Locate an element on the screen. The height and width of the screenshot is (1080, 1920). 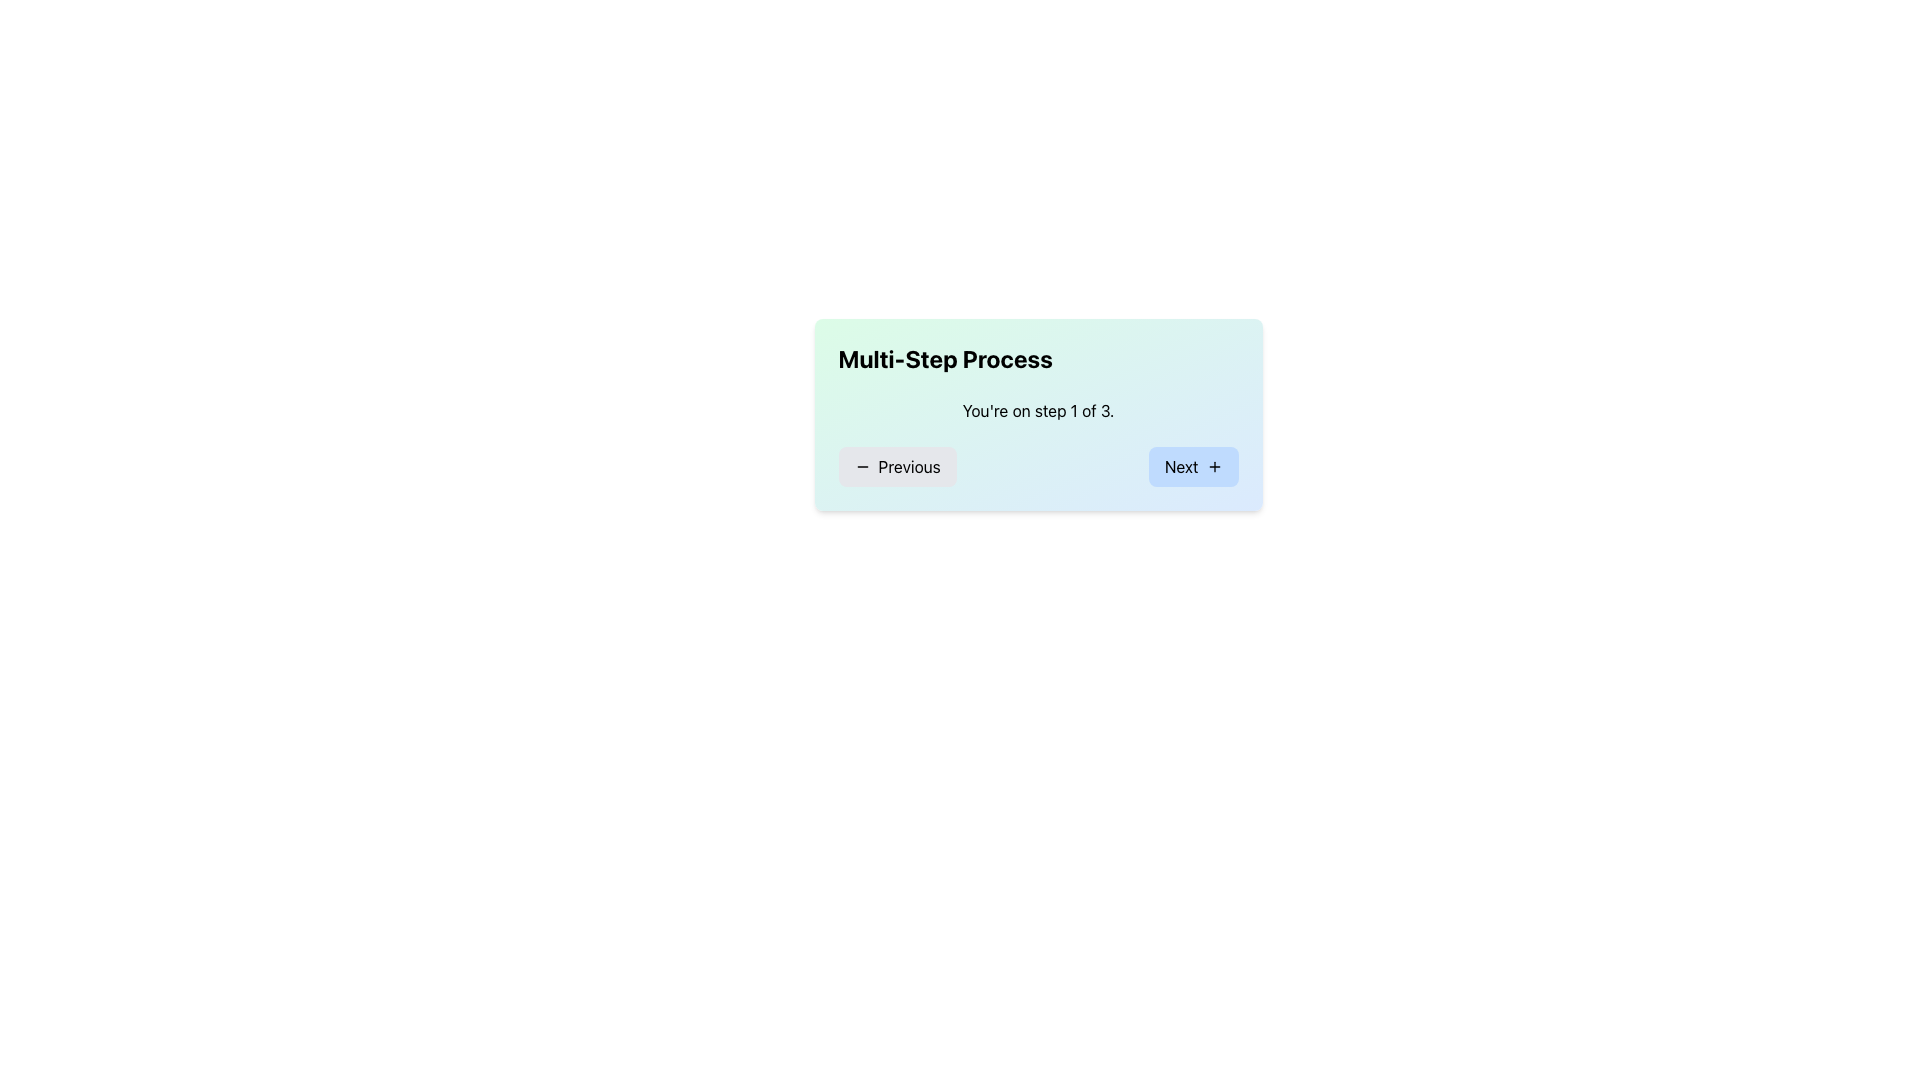
the button labeled 'Next' with a light blue background and bold black text, located towards the right end of the layout is located at coordinates (1193, 466).